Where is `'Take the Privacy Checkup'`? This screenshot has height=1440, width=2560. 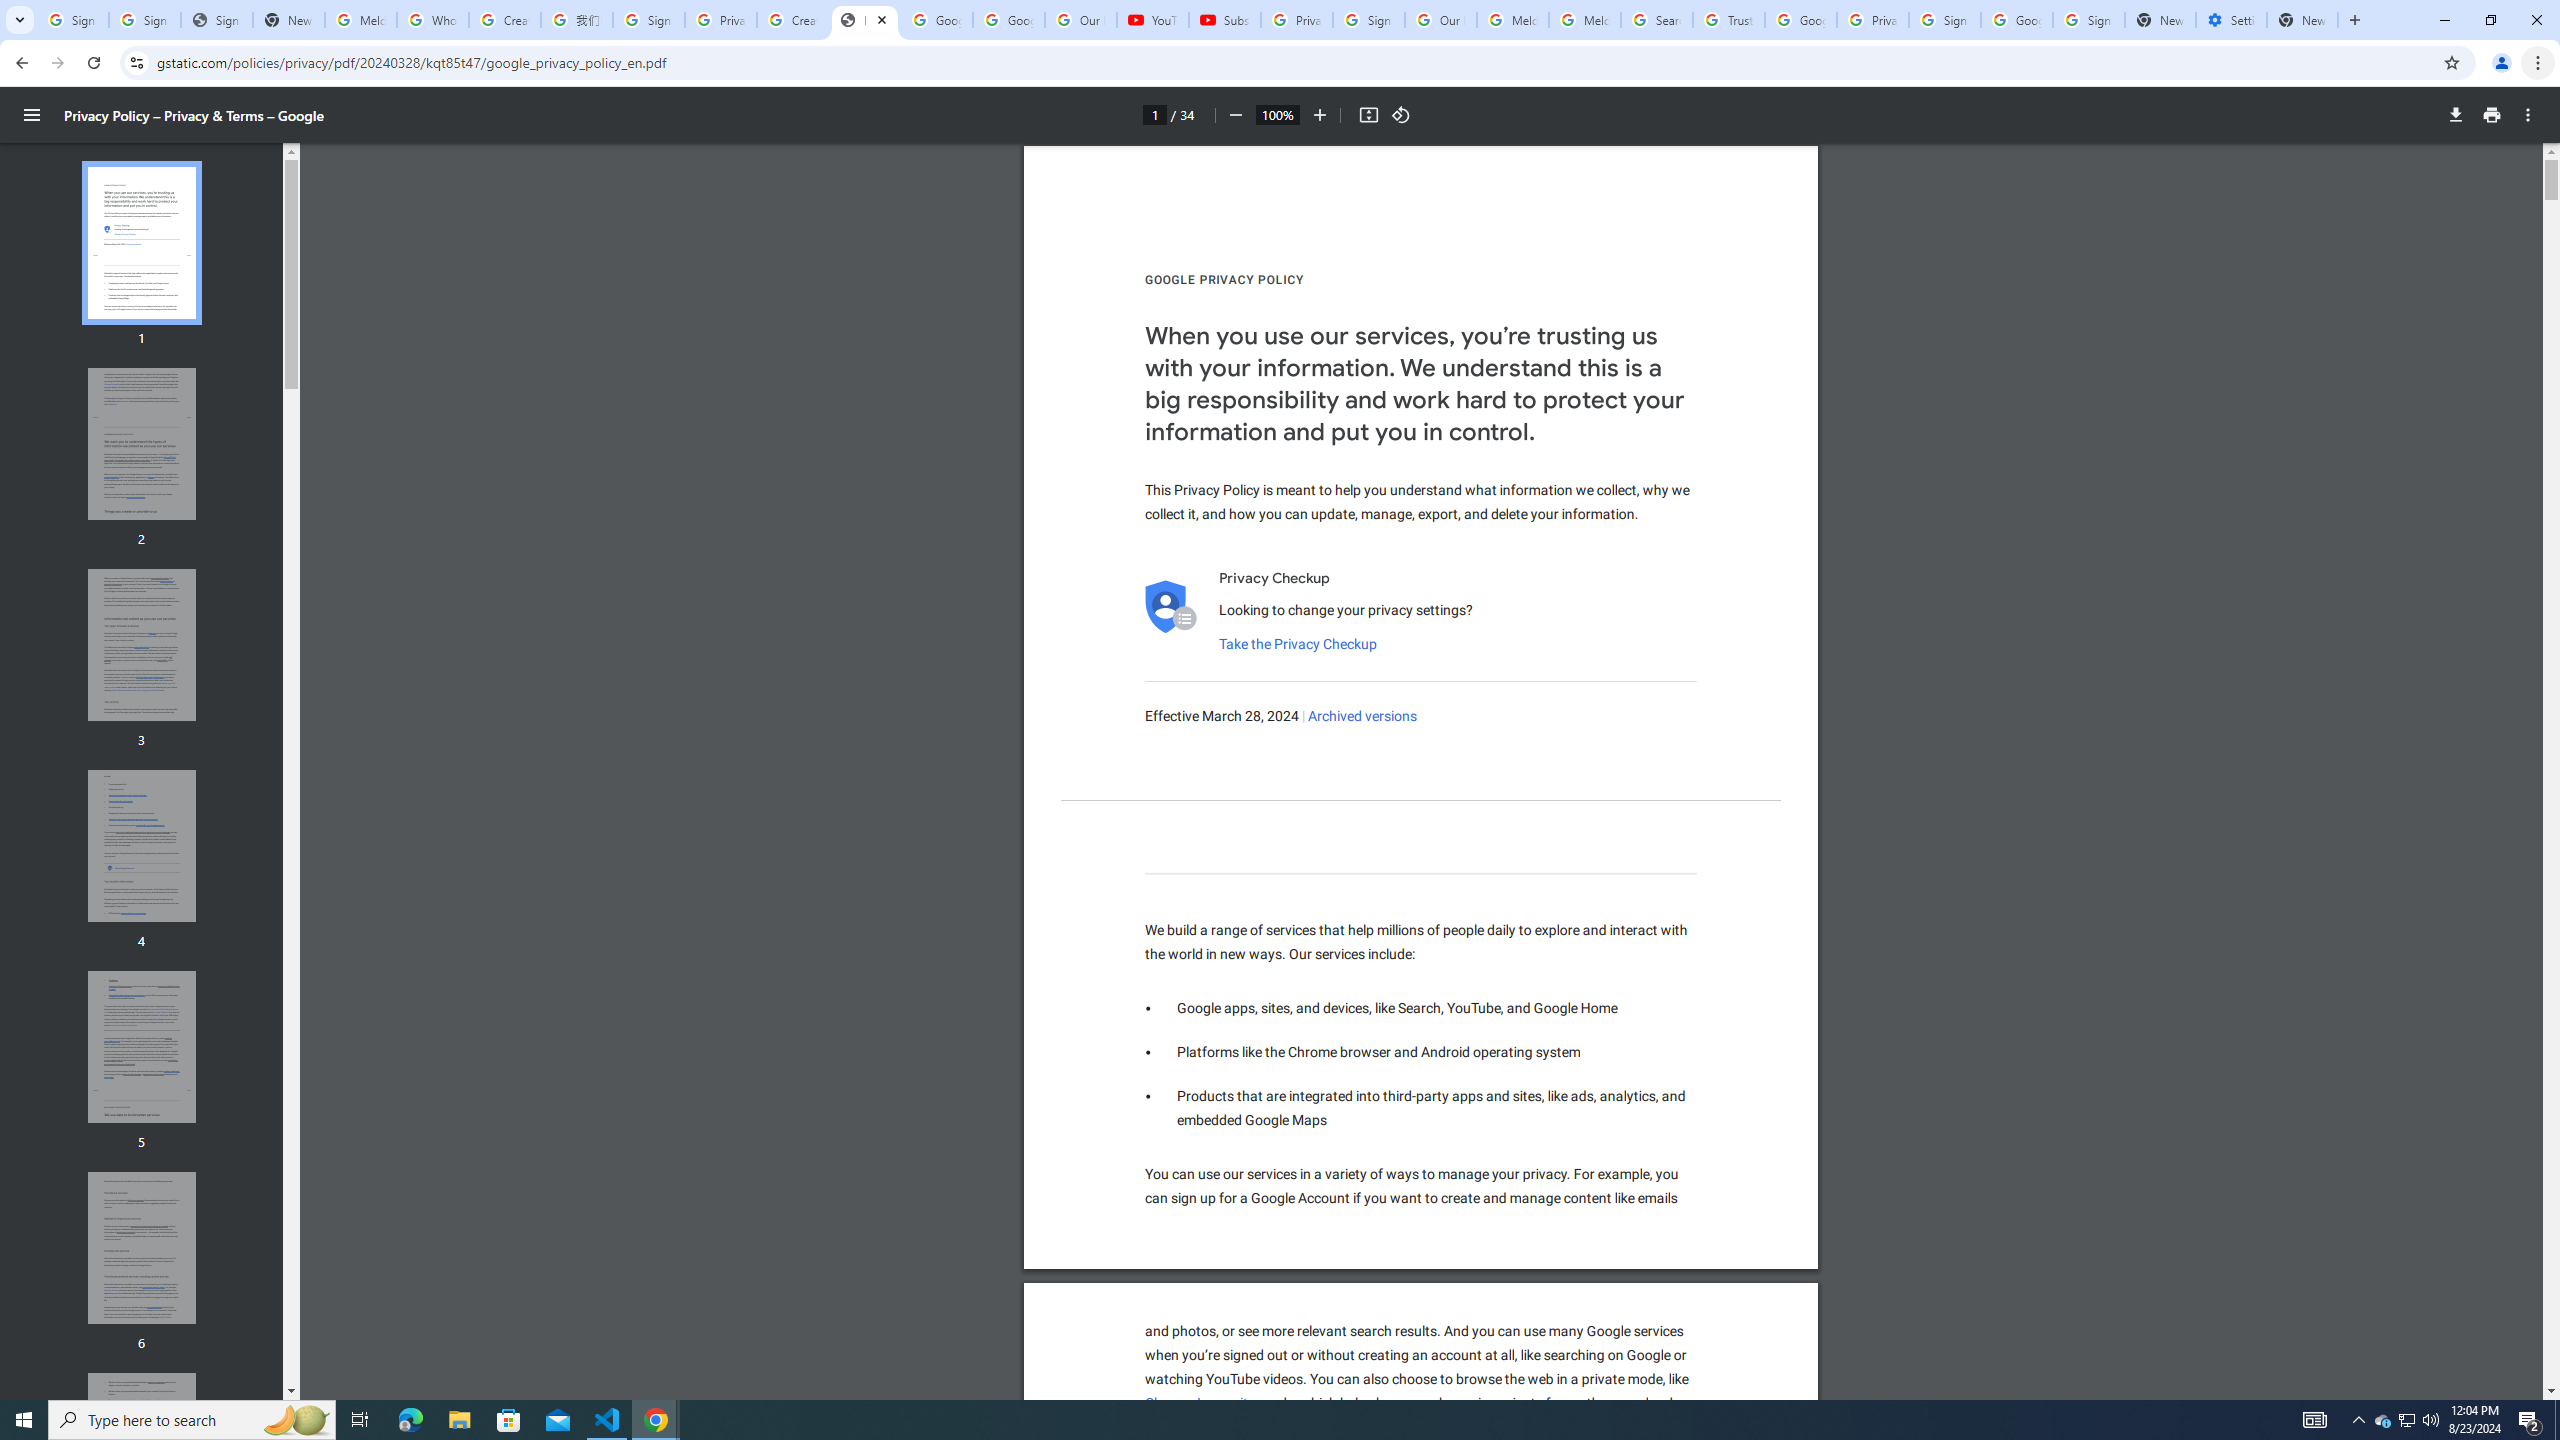 'Take the Privacy Checkup' is located at coordinates (1296, 643).